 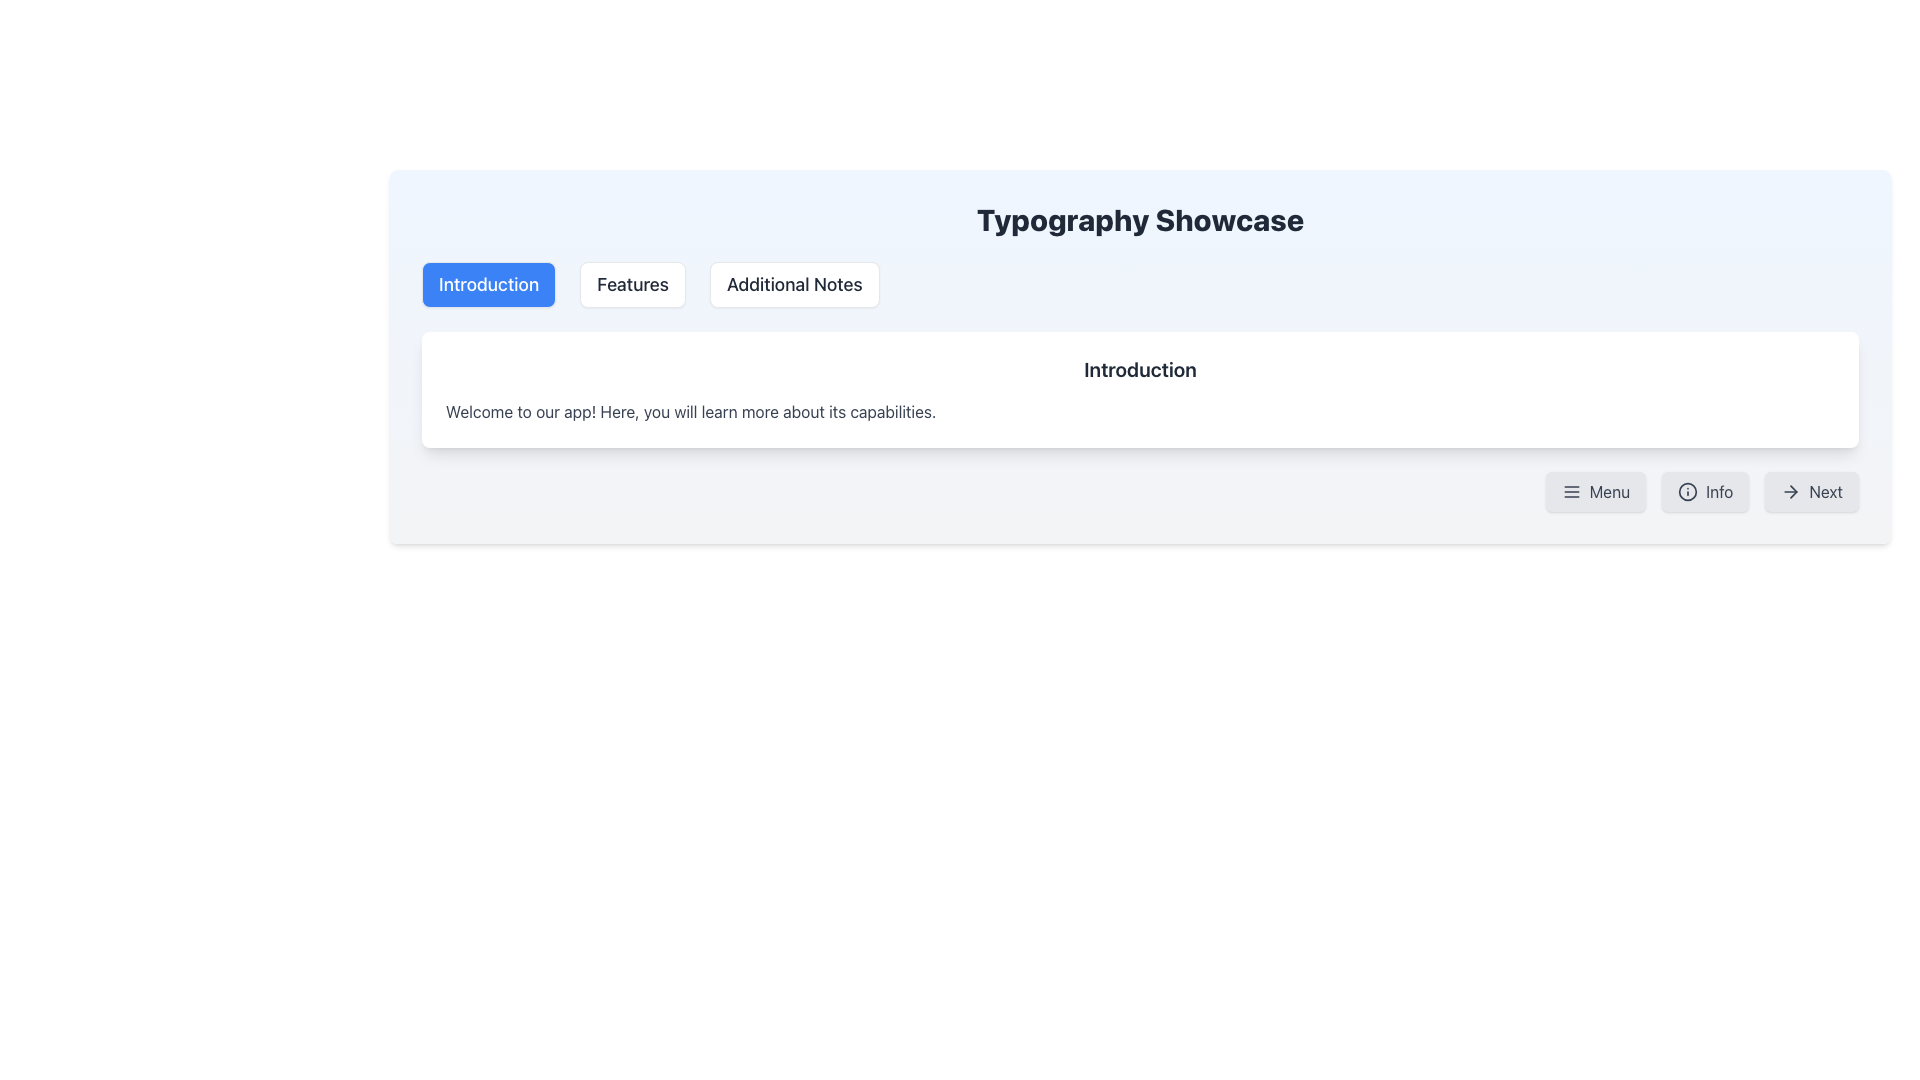 What do you see at coordinates (1791, 492) in the screenshot?
I see `the right-pointing arrow icon within the 'Next' navigation button during accessibility navigation` at bounding box center [1791, 492].